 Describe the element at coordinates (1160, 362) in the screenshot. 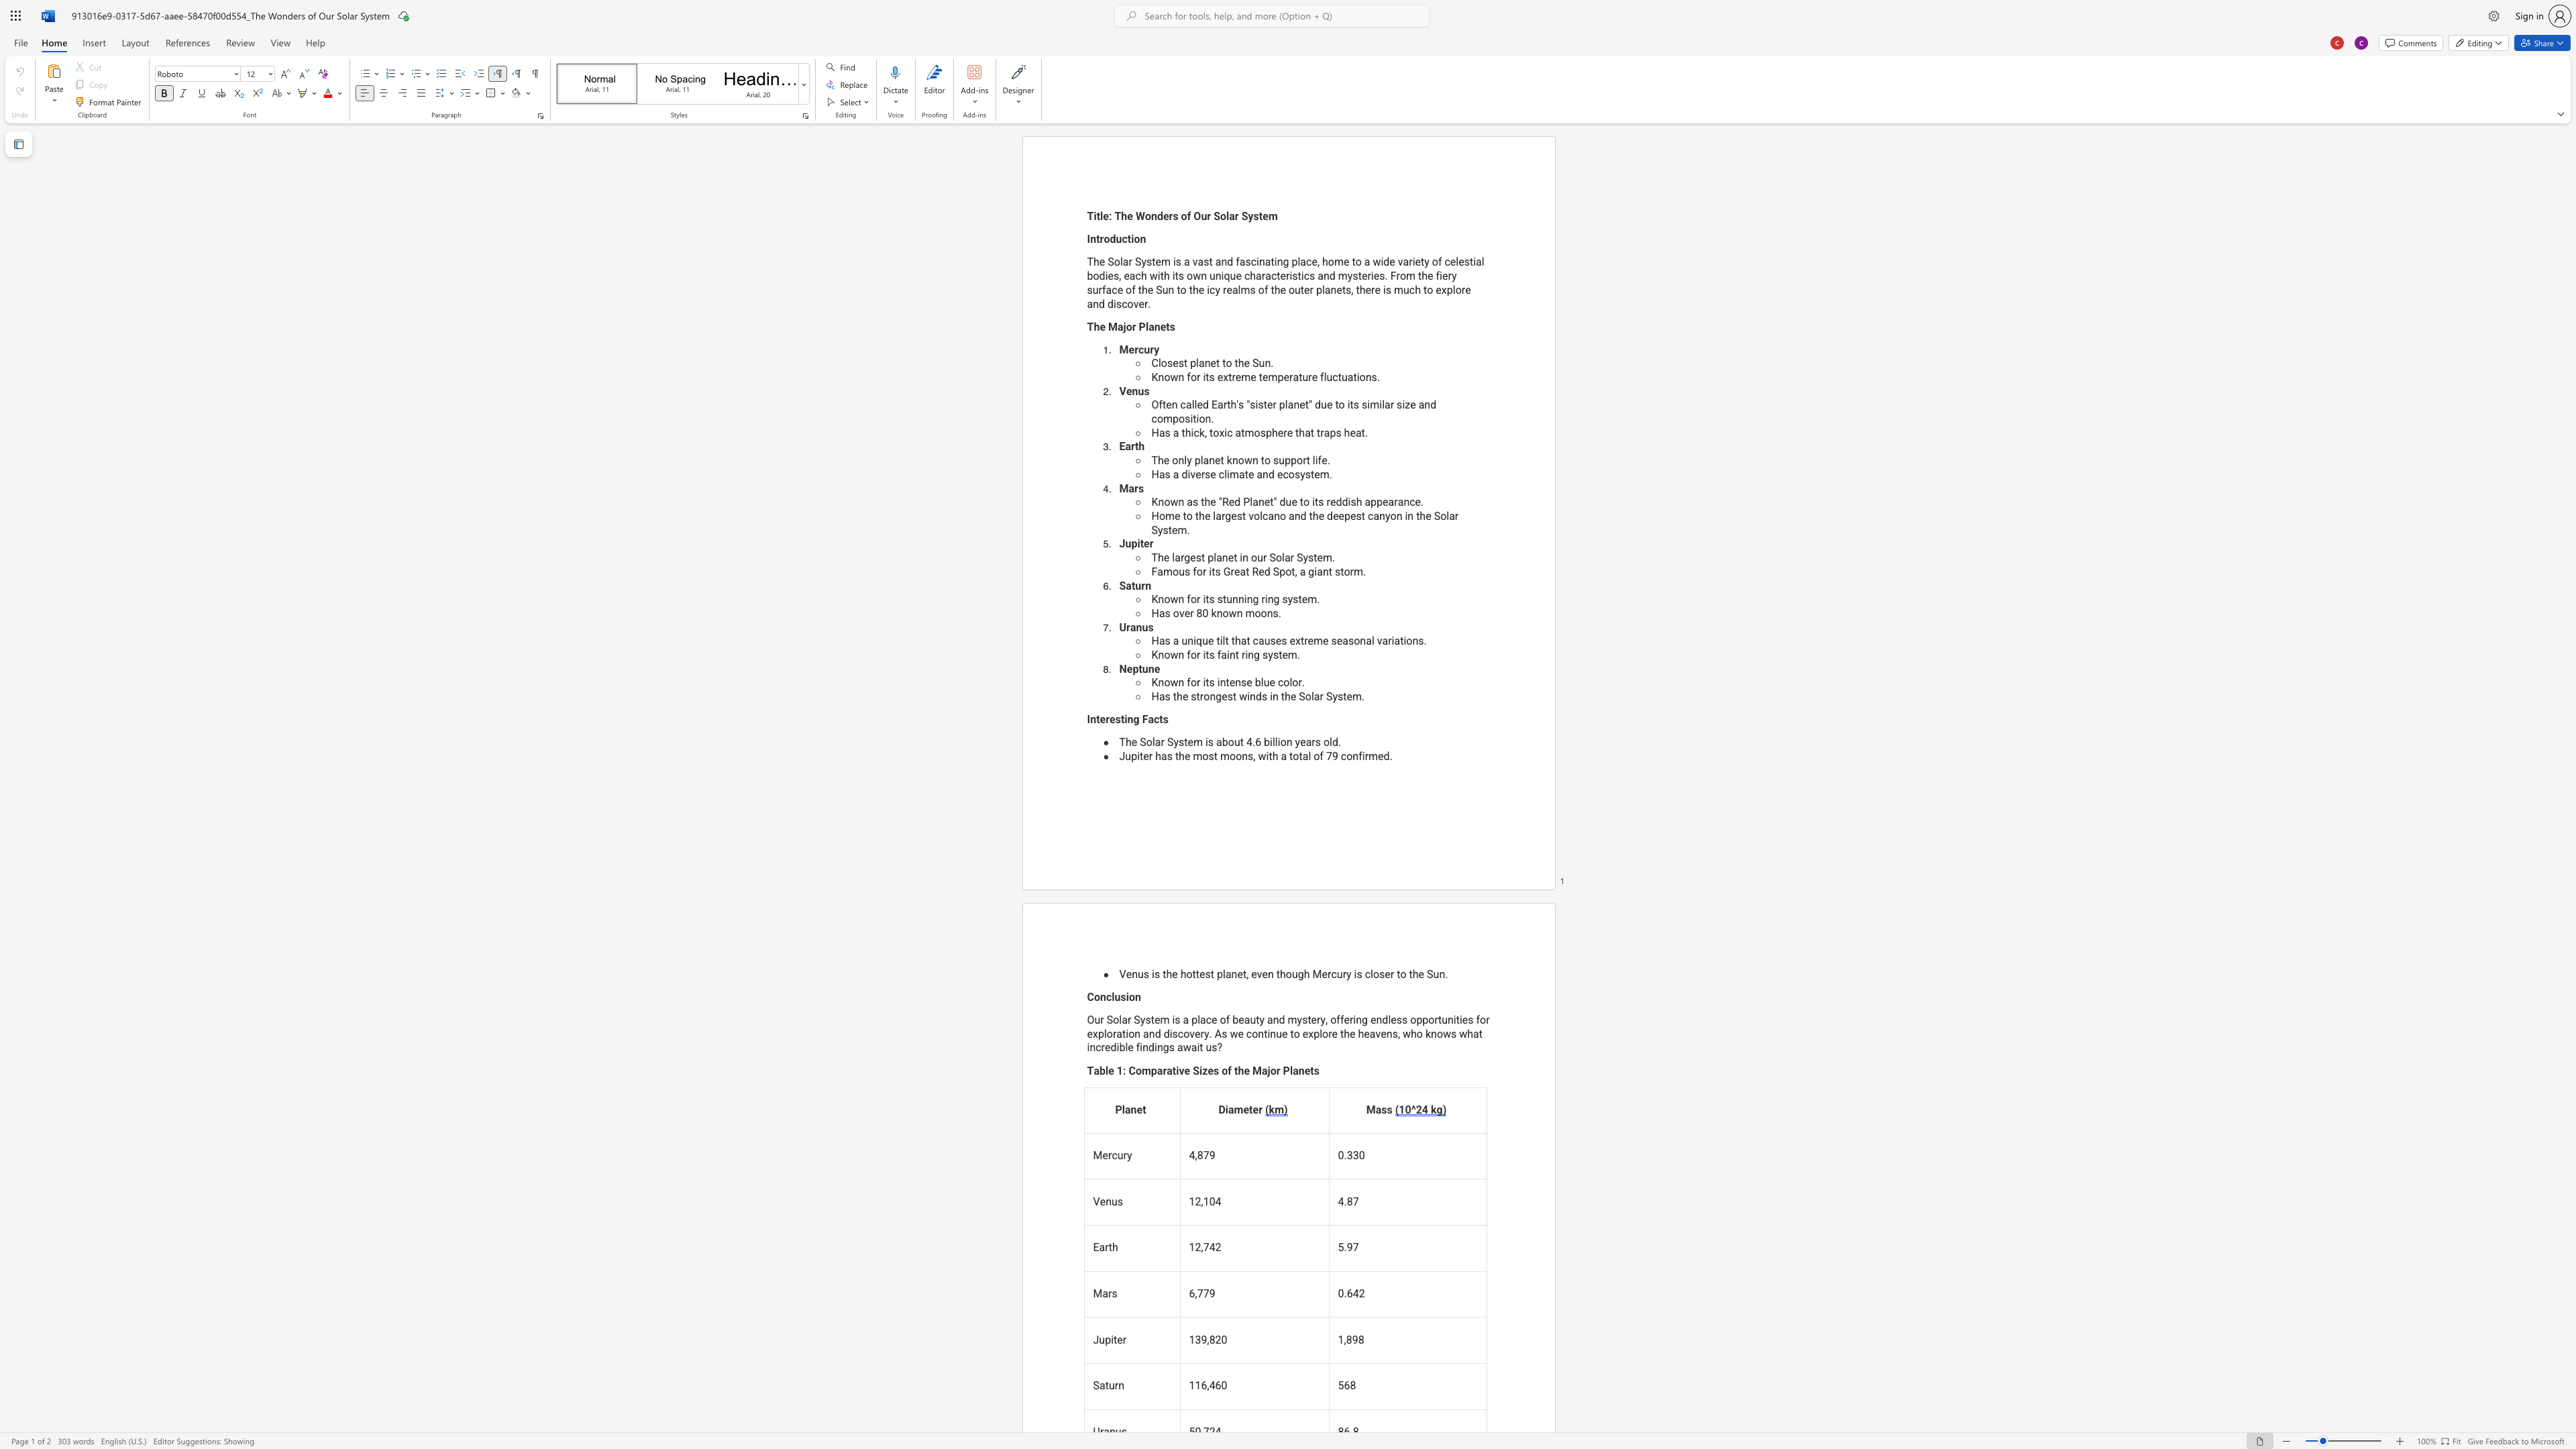

I see `the subset text "osest pla" within the text "Closest planet to the Sun."` at that location.